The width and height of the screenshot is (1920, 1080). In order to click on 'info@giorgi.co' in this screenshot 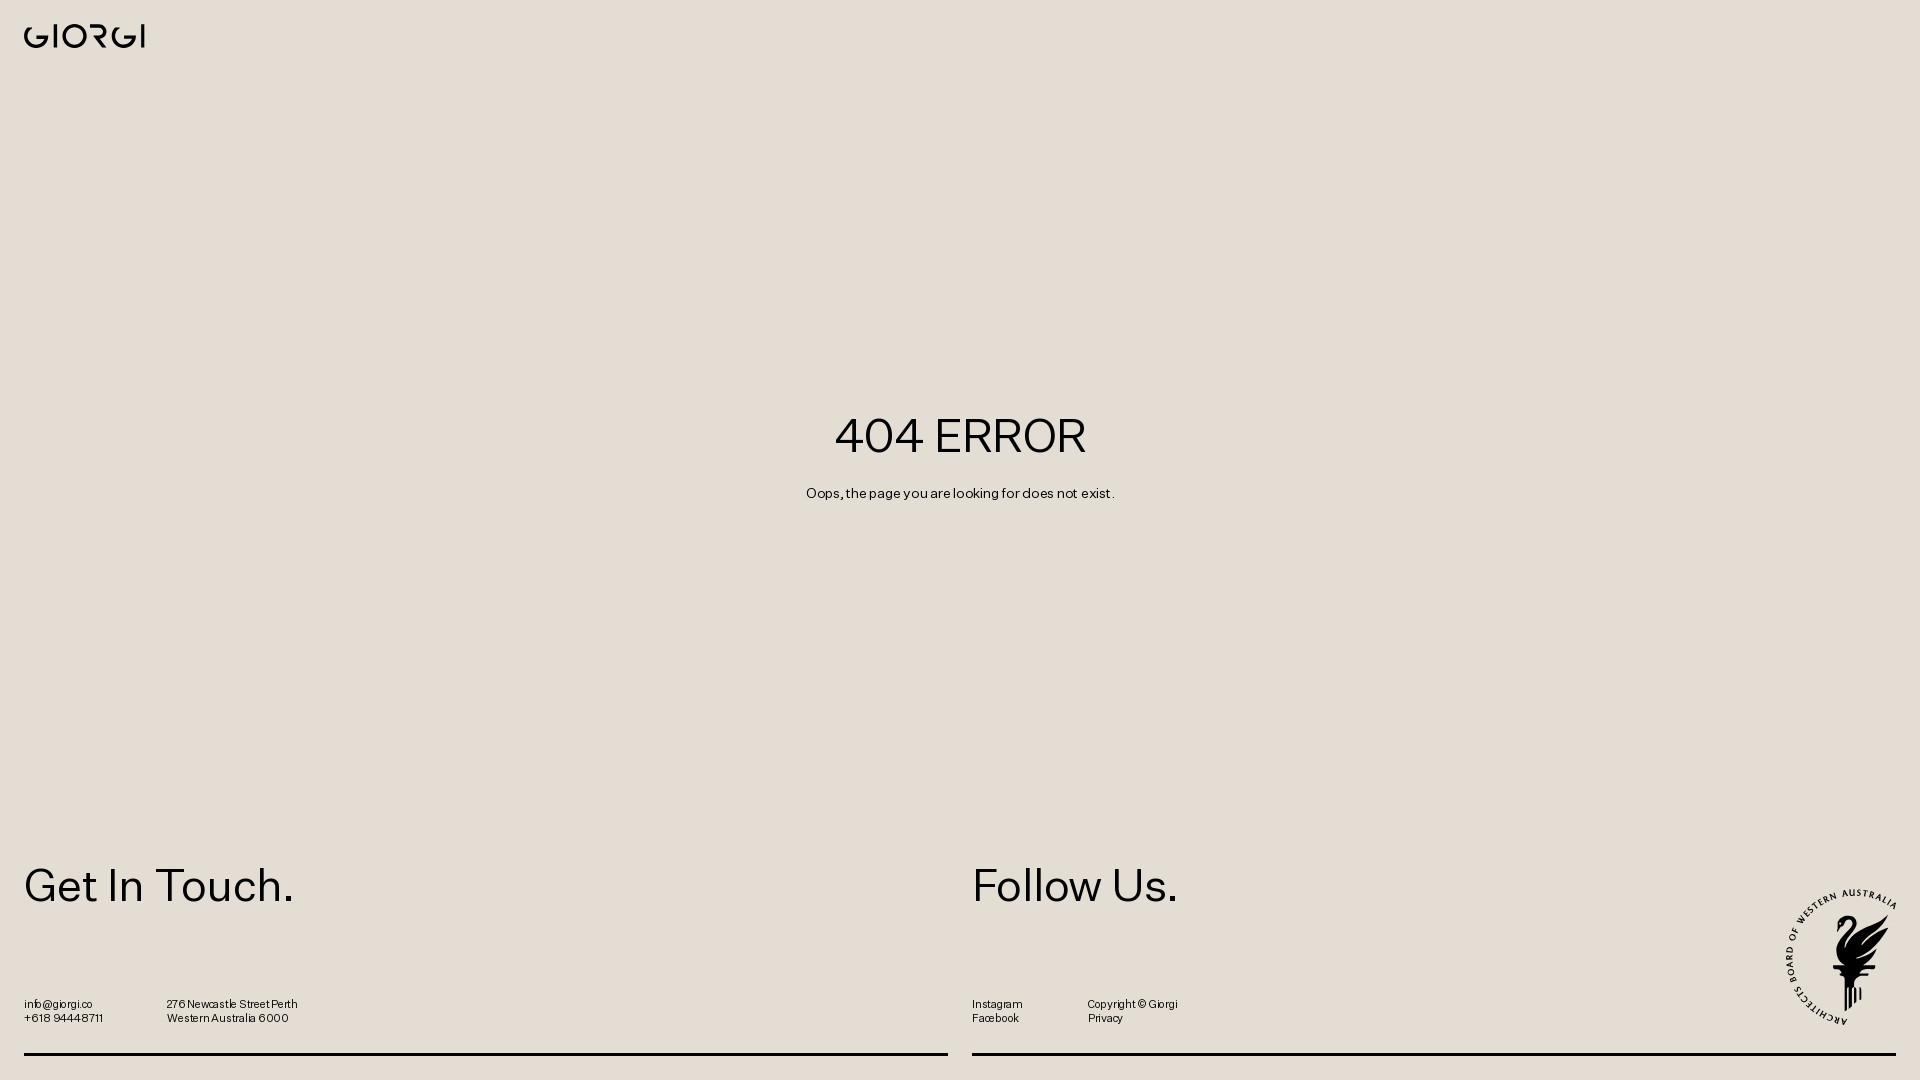, I will do `click(58, 1003)`.